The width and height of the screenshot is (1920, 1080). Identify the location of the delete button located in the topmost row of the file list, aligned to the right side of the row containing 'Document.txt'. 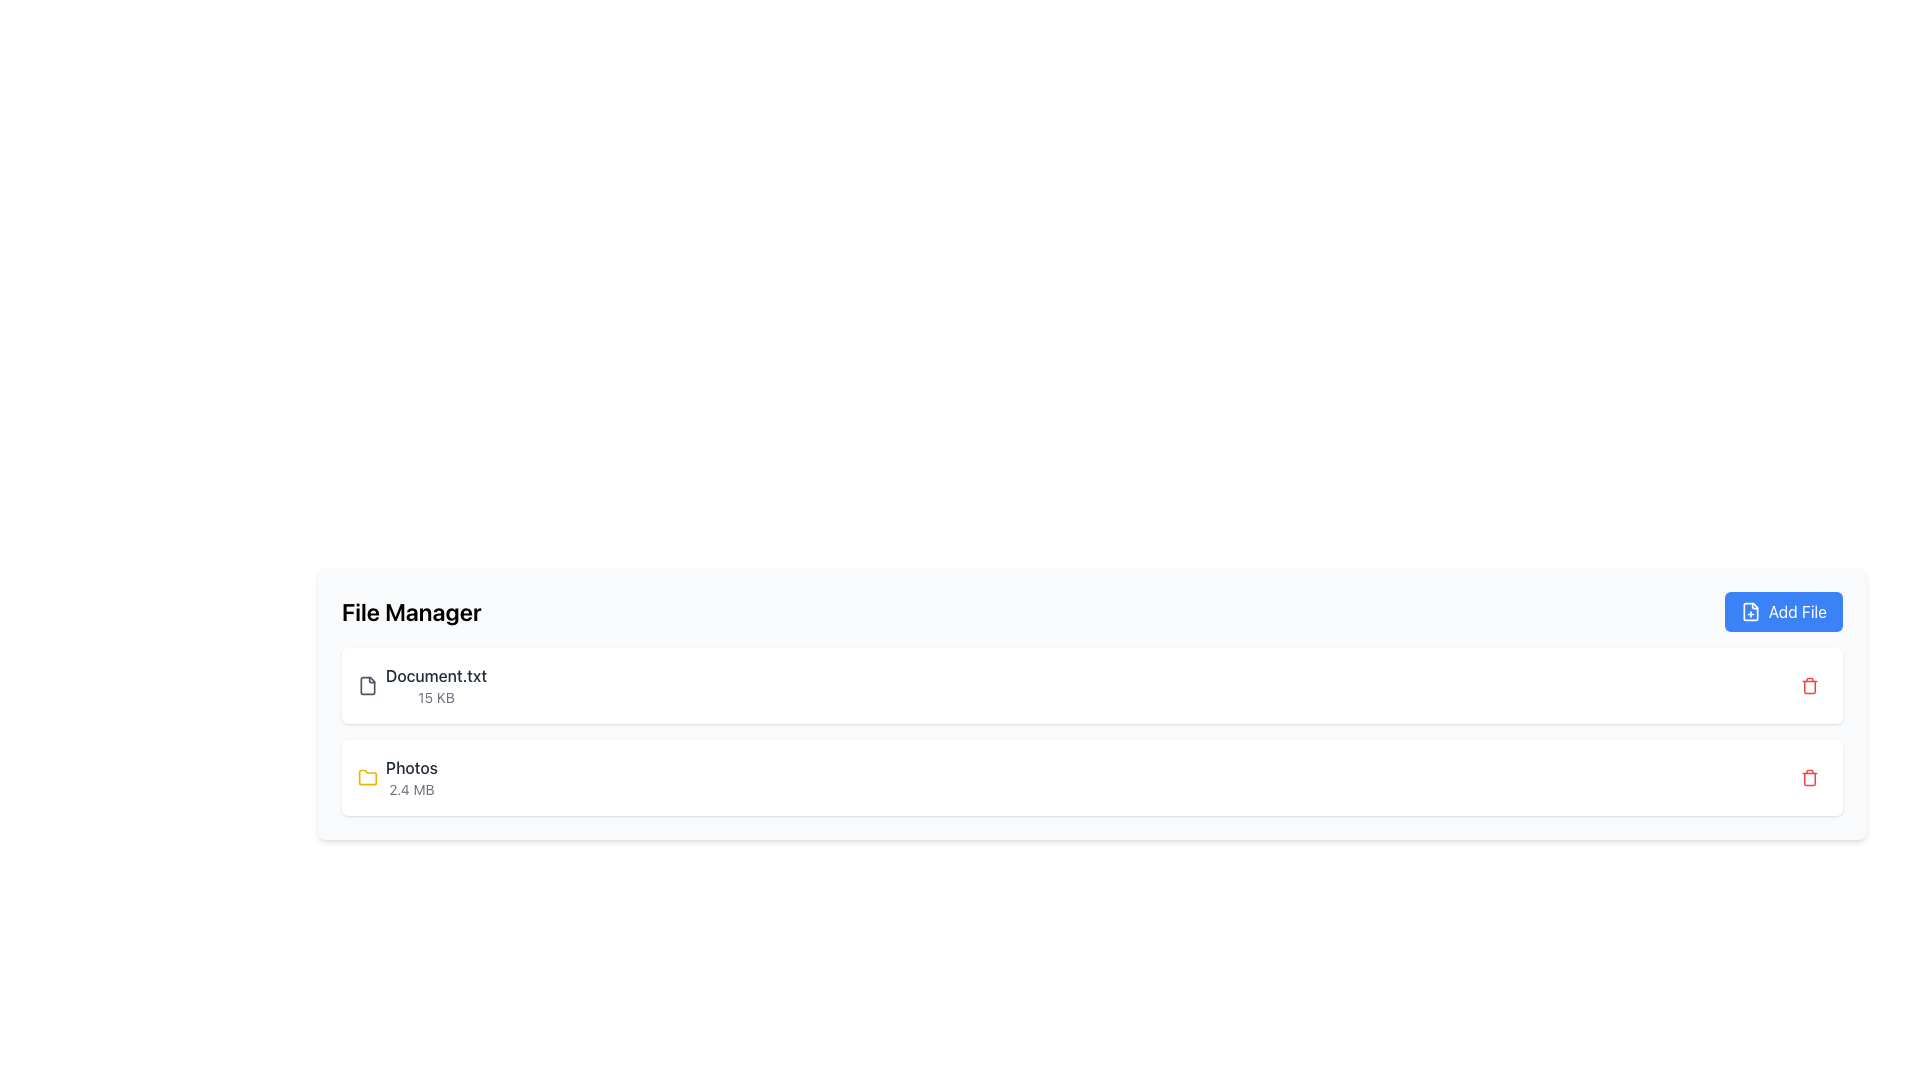
(1809, 685).